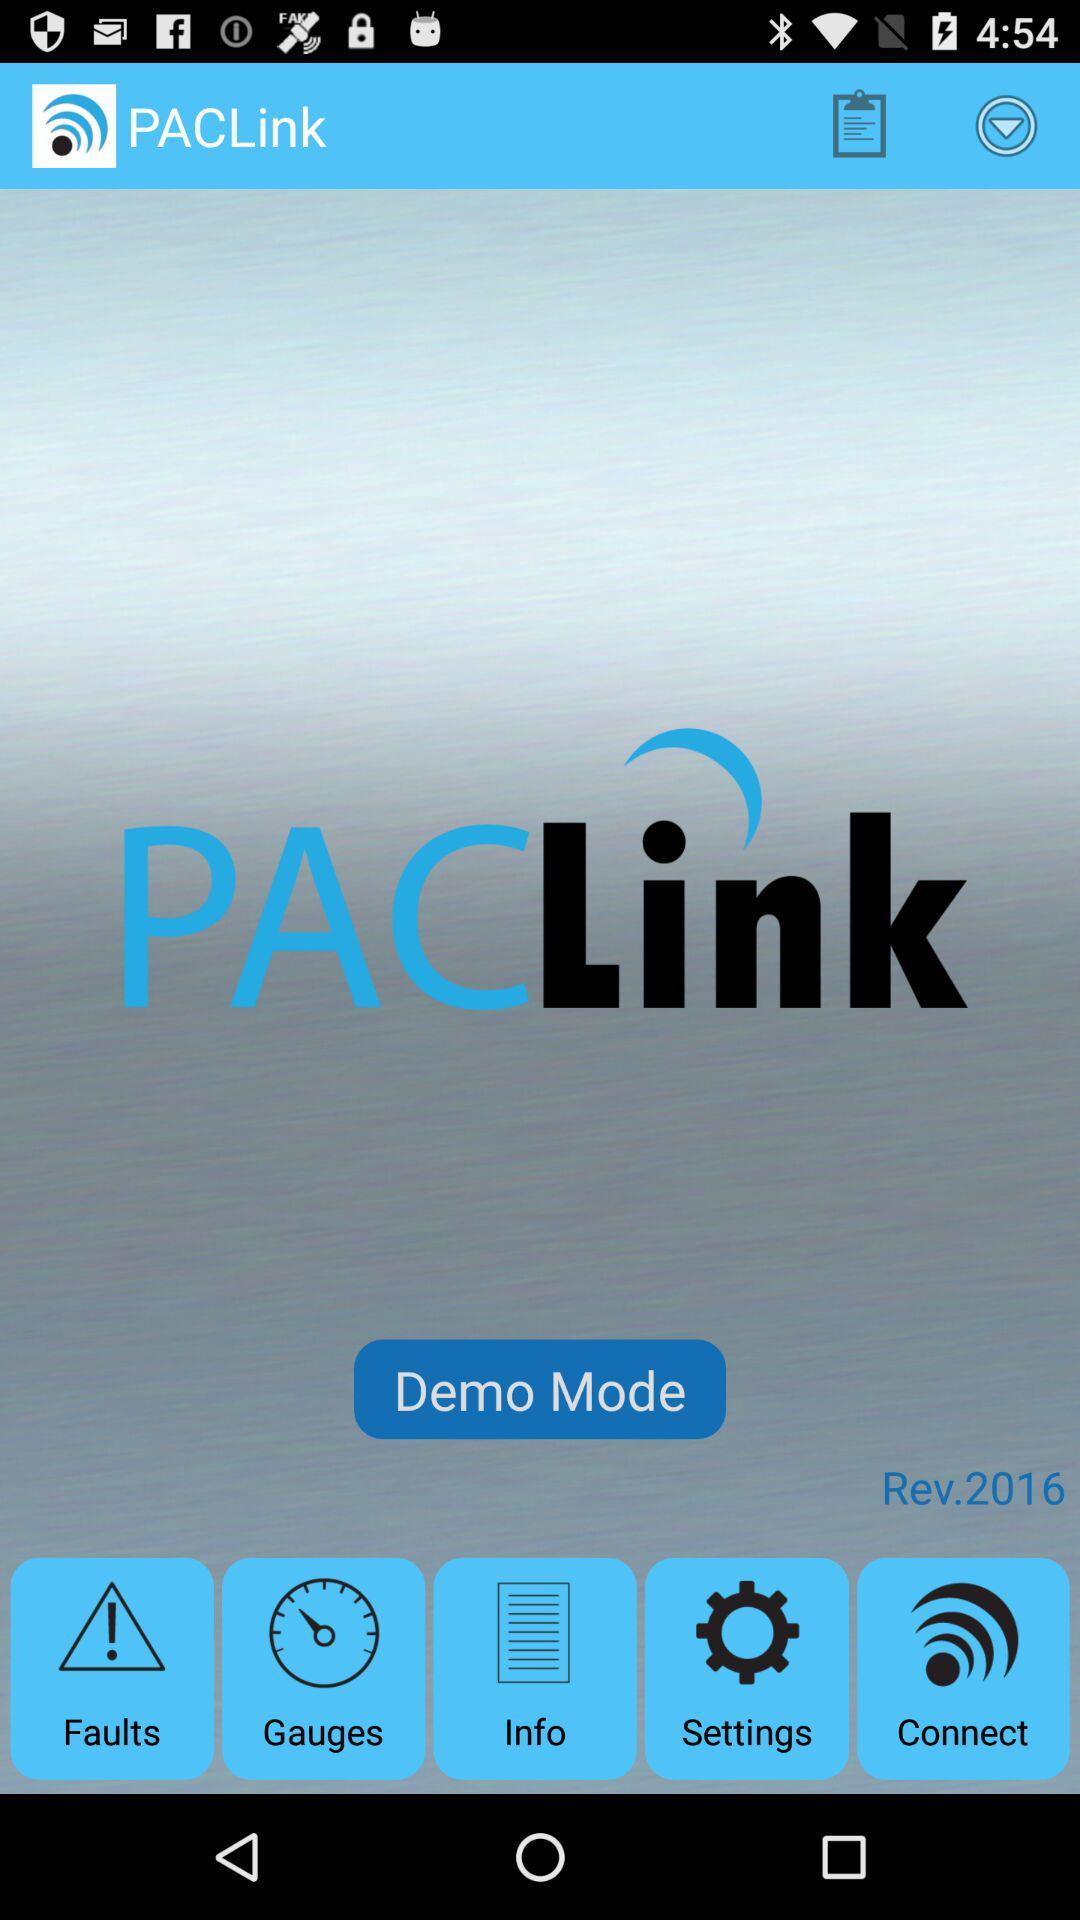  What do you see at coordinates (858, 124) in the screenshot?
I see `icon next to paclink item` at bounding box center [858, 124].